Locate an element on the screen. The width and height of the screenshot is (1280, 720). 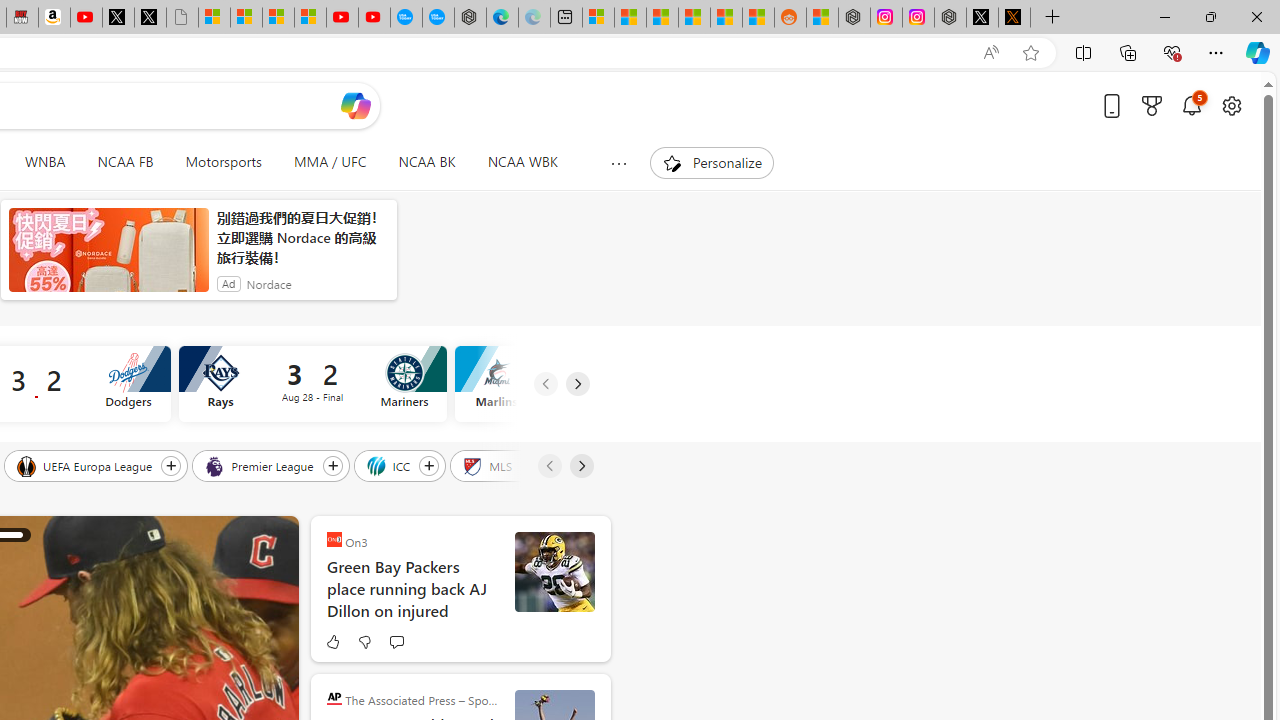
'Untitled' is located at coordinates (182, 17).